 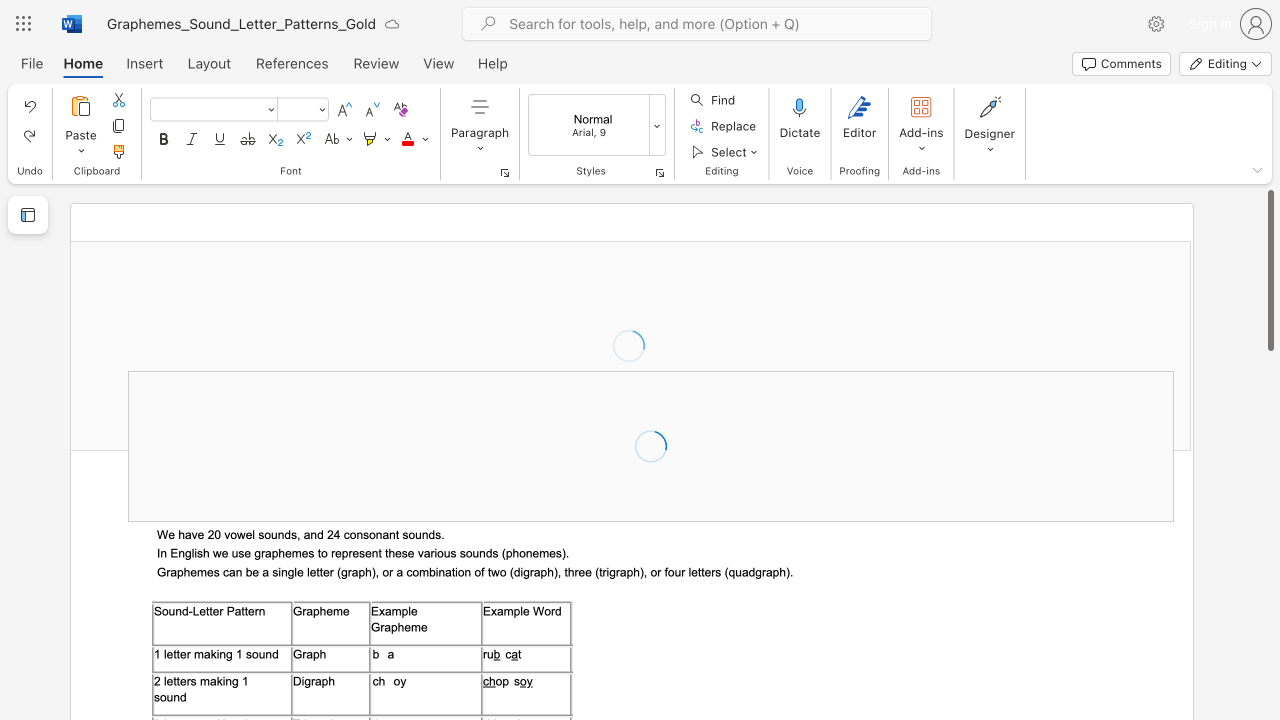 What do you see at coordinates (1269, 380) in the screenshot?
I see `the scrollbar on the right side to scroll the page down` at bounding box center [1269, 380].